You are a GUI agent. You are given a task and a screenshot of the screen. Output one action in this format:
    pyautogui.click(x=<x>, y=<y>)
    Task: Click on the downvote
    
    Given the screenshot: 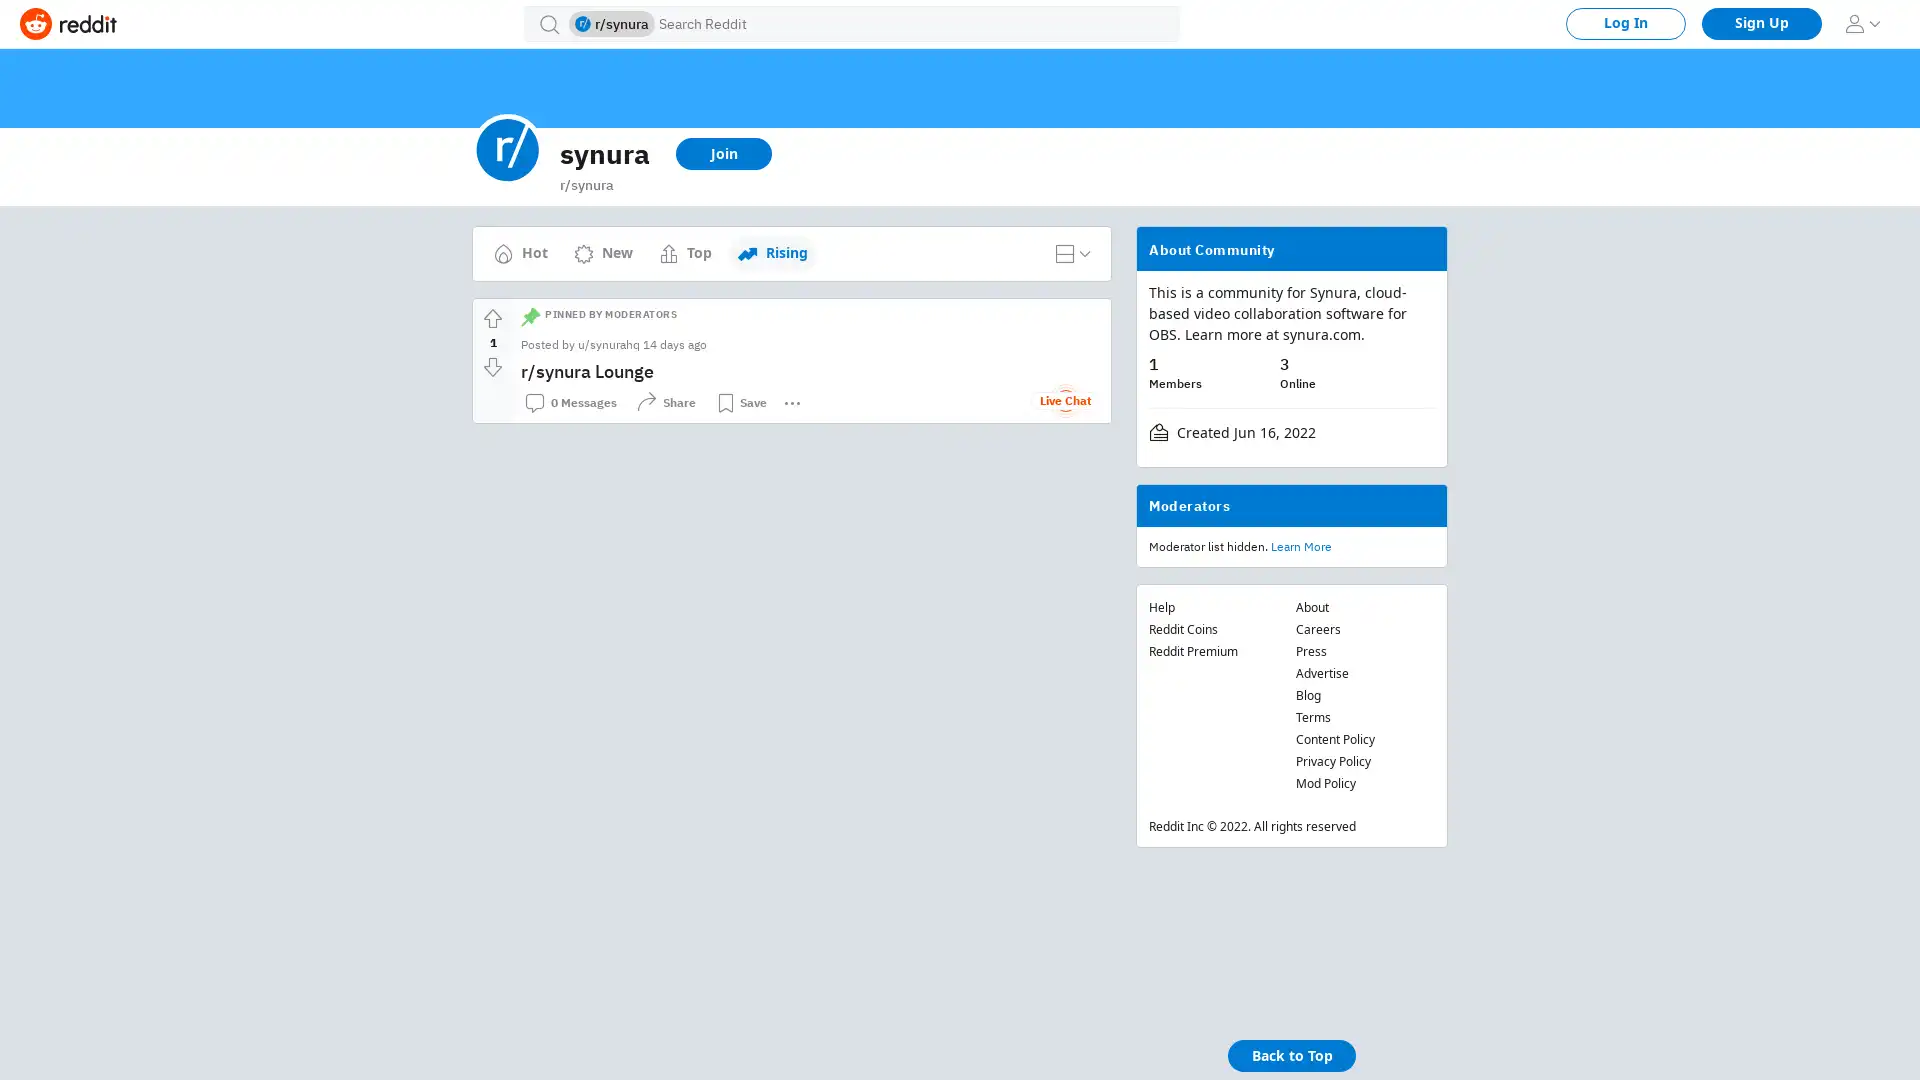 What is the action you would take?
    pyautogui.click(x=493, y=366)
    